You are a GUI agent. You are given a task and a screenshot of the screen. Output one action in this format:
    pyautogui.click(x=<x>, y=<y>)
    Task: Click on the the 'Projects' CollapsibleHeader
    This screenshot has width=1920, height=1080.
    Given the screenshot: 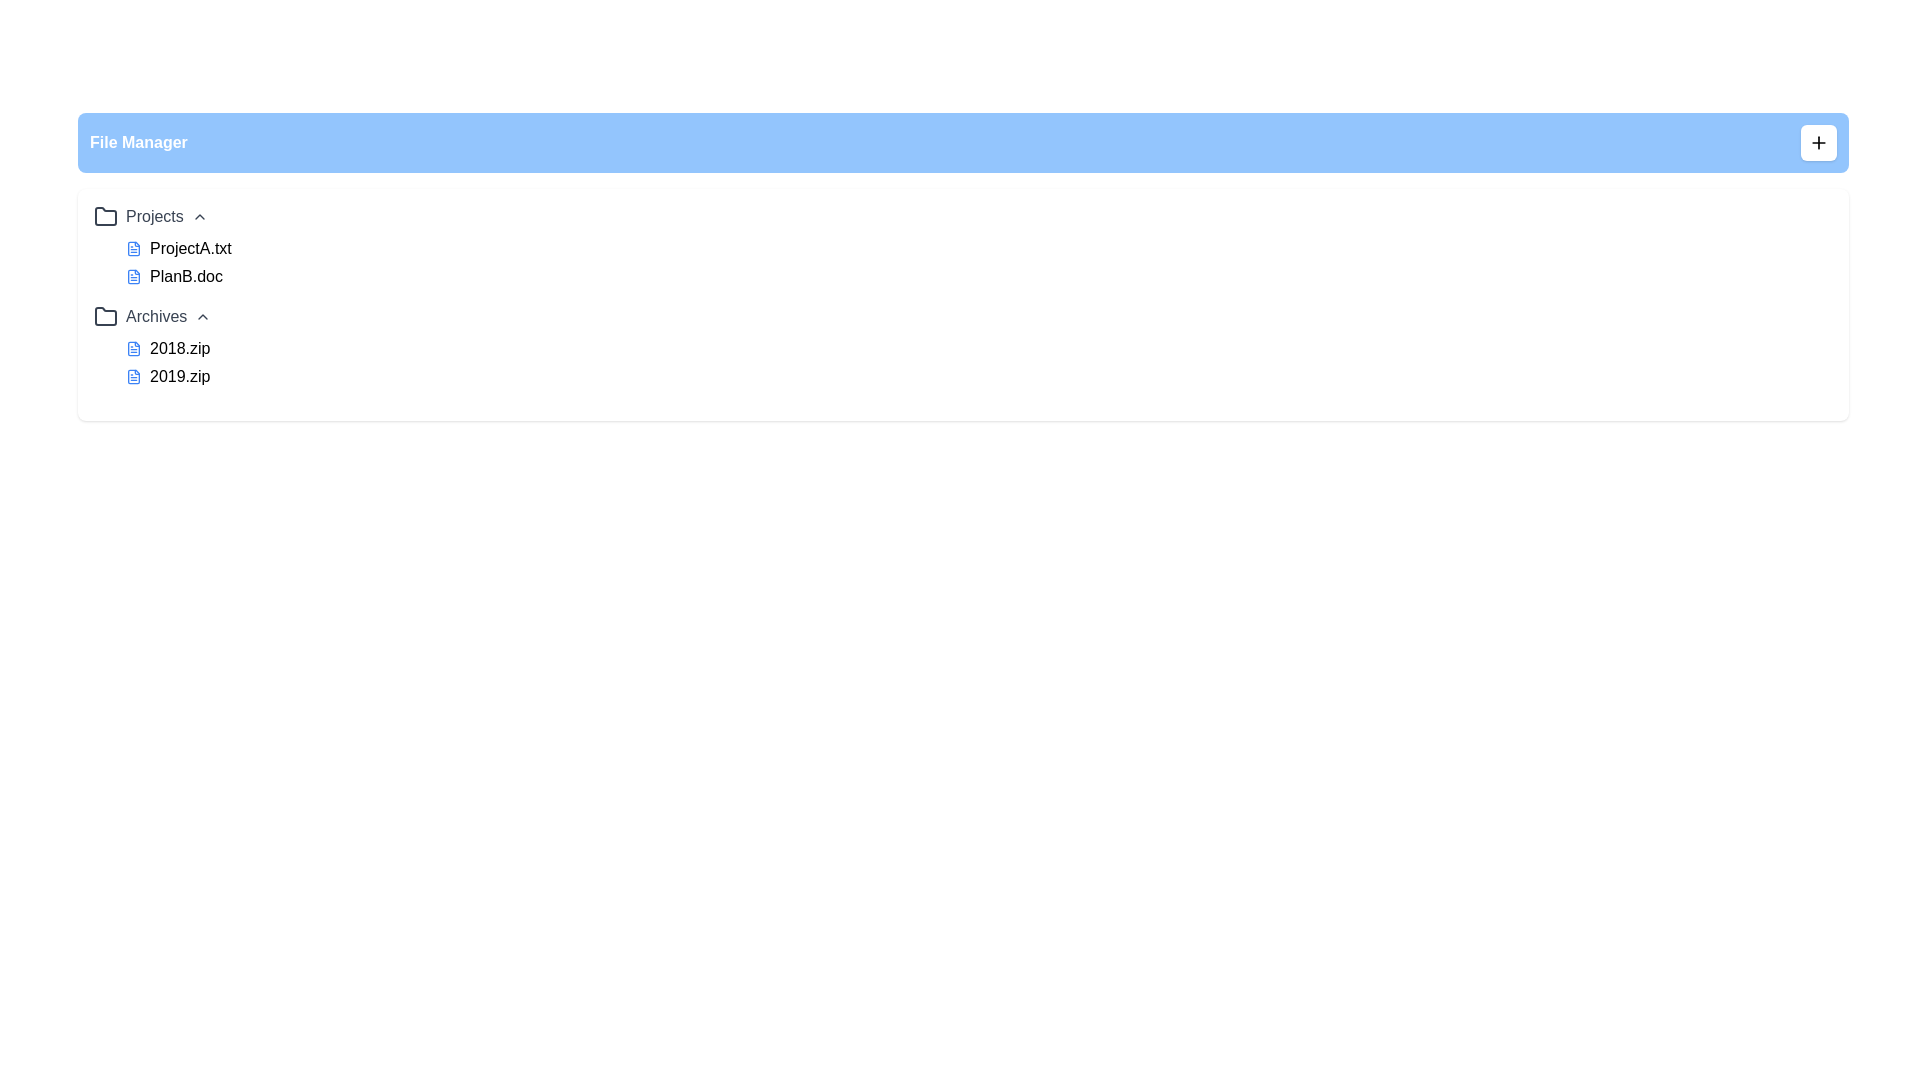 What is the action you would take?
    pyautogui.click(x=149, y=216)
    